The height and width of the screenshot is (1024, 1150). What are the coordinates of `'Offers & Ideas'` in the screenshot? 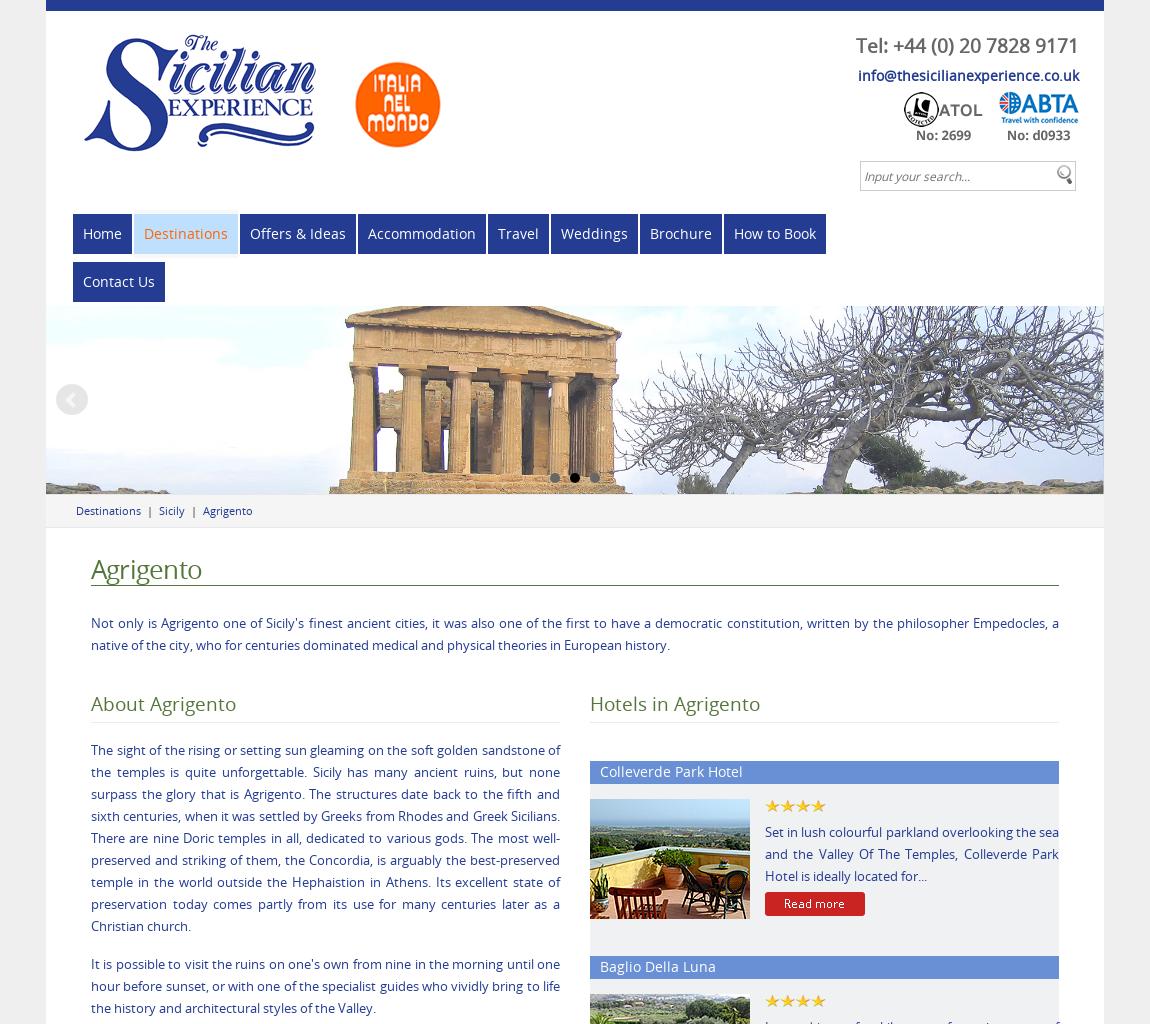 It's located at (297, 232).